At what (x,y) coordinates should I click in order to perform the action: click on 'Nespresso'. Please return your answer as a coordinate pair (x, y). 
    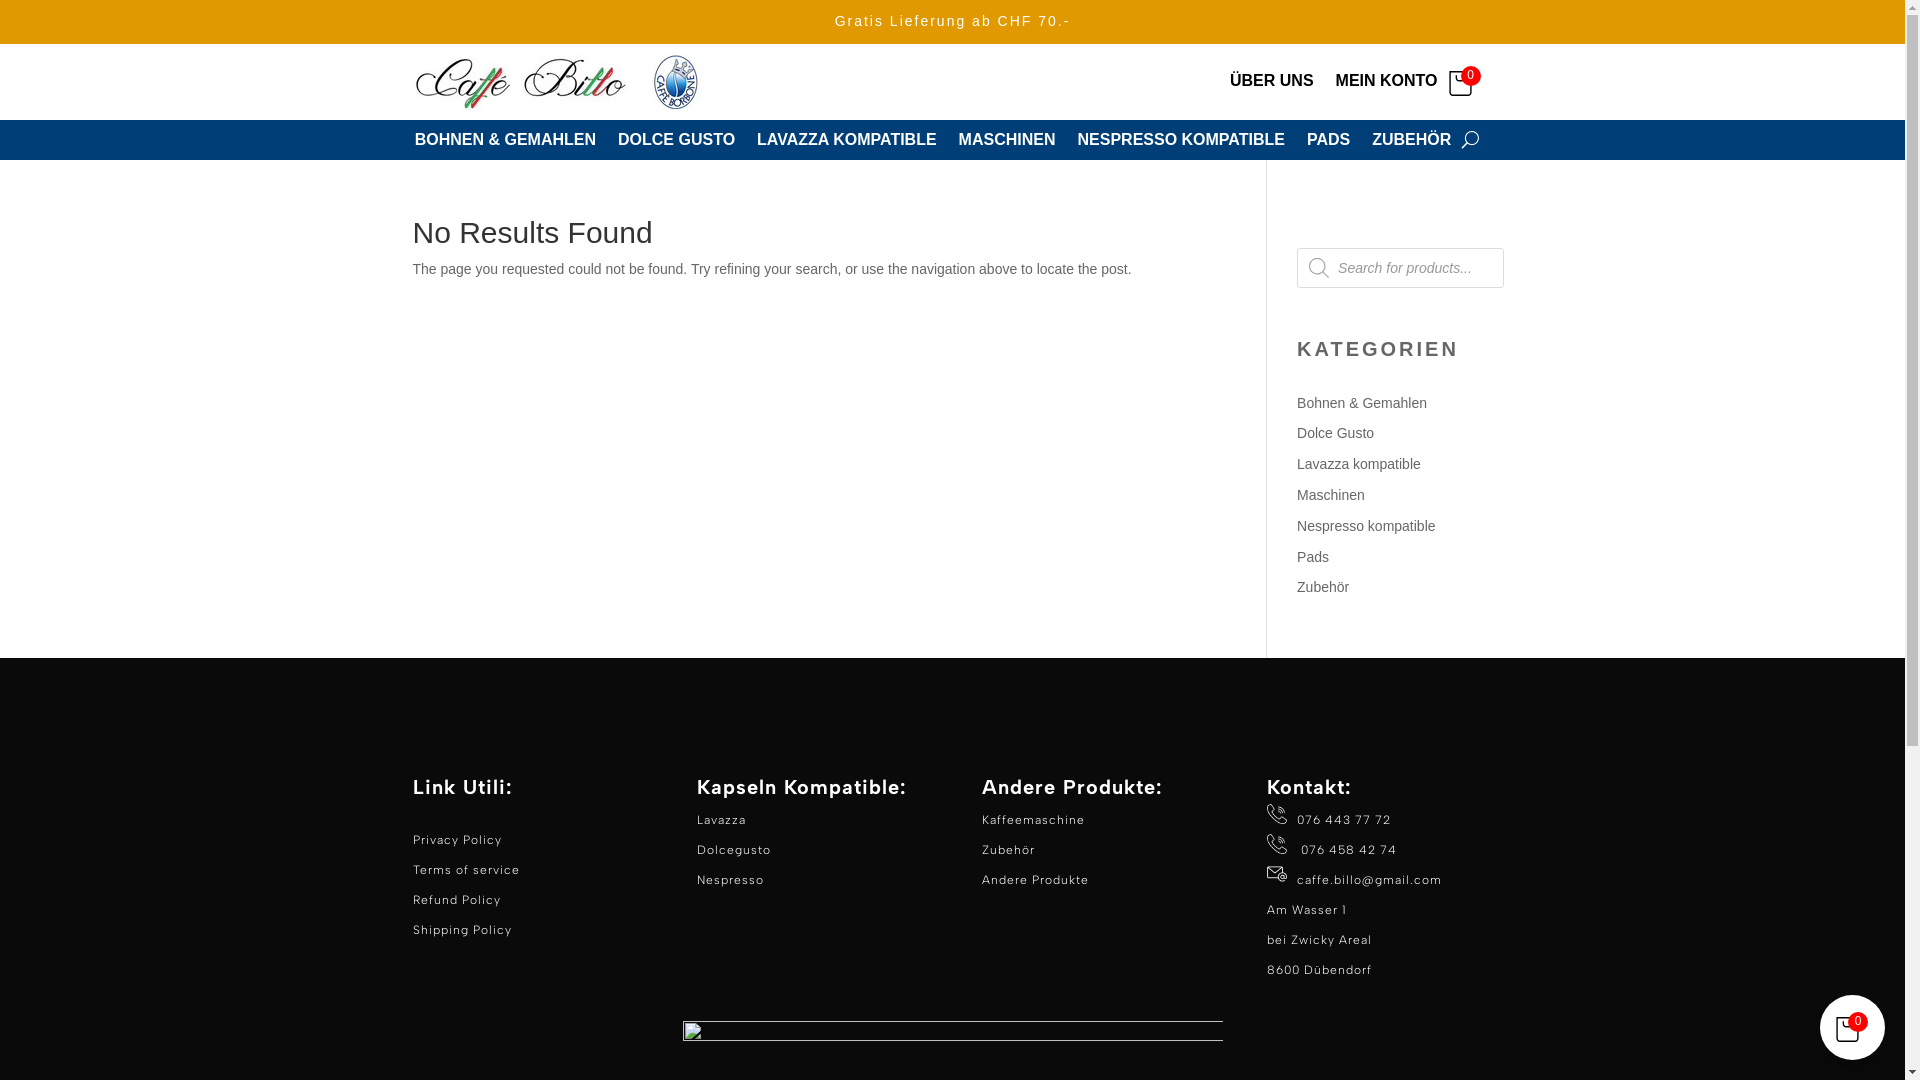
    Looking at the image, I should click on (729, 878).